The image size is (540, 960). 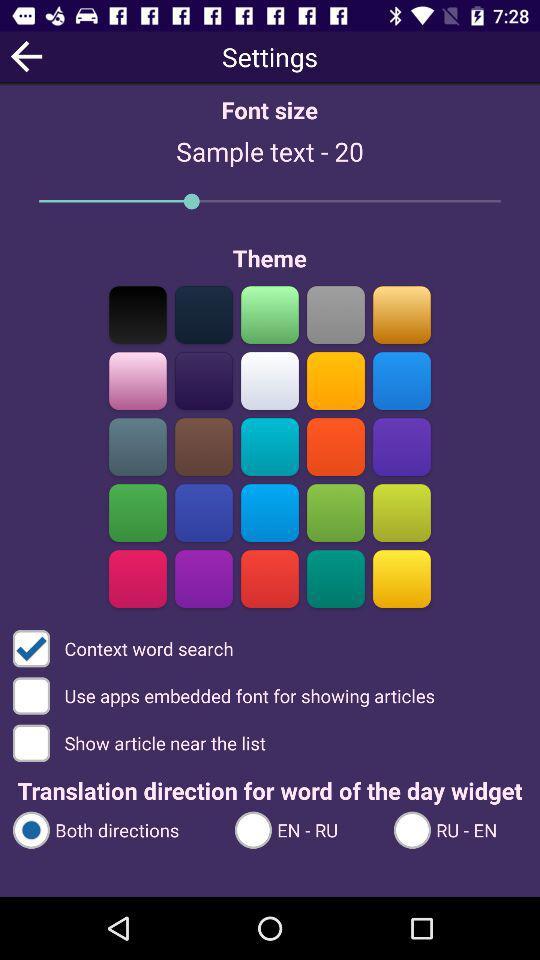 What do you see at coordinates (203, 314) in the screenshot?
I see `the color bar` at bounding box center [203, 314].